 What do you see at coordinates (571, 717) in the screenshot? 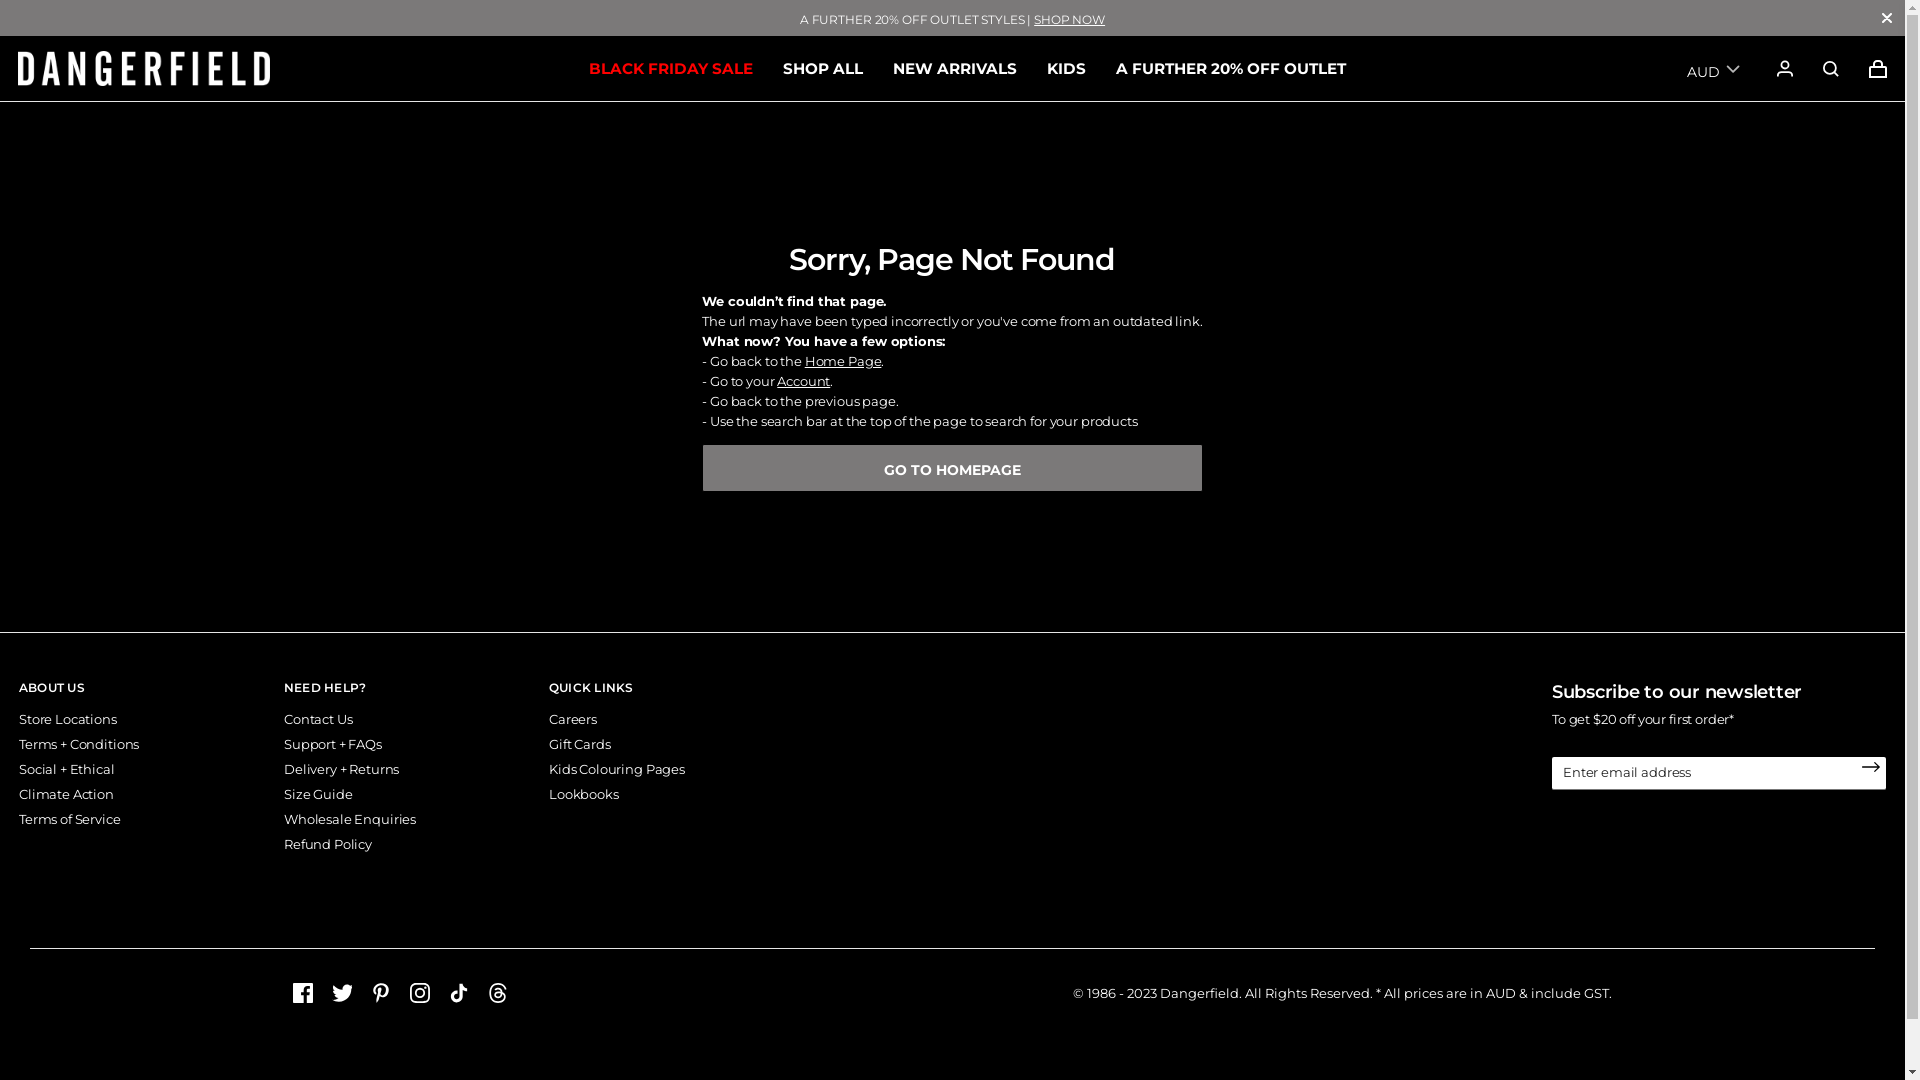
I see `'Careers'` at bounding box center [571, 717].